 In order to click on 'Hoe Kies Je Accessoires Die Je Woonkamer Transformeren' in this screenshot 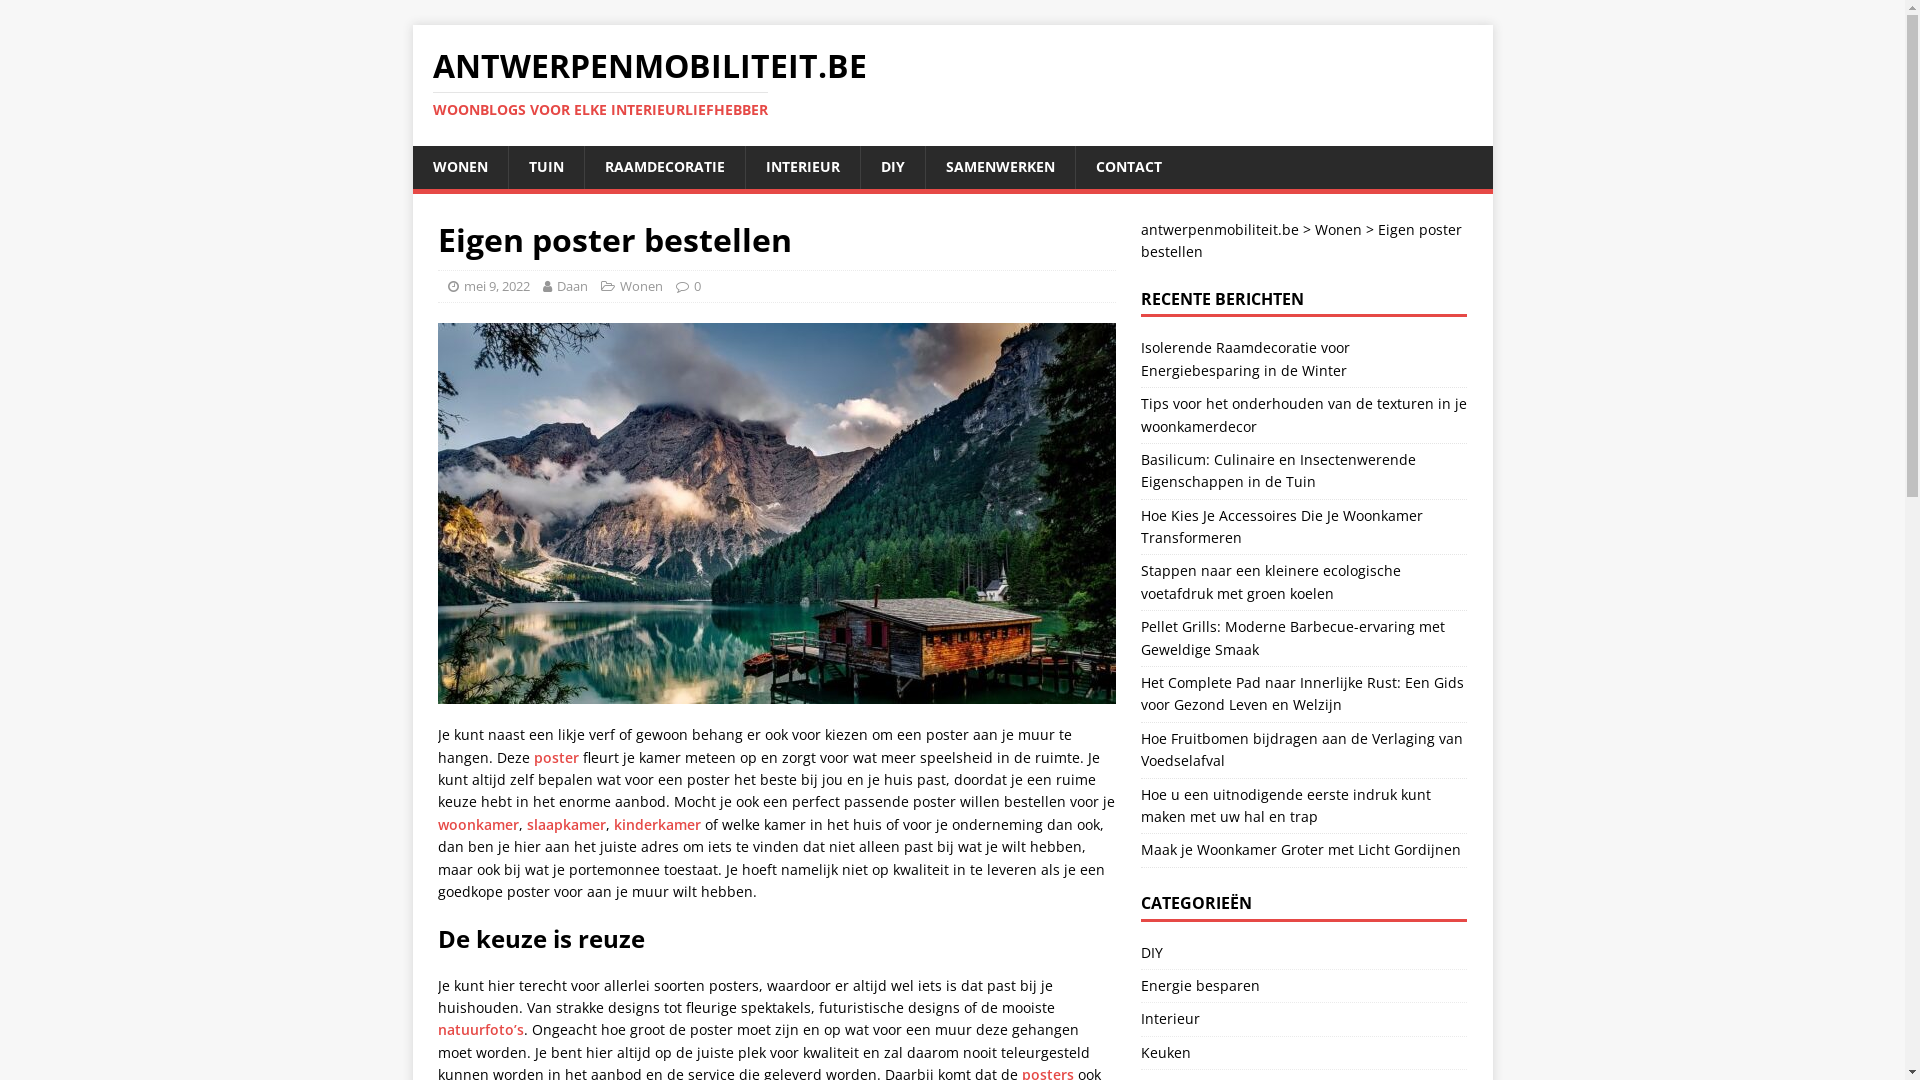, I will do `click(1281, 525)`.